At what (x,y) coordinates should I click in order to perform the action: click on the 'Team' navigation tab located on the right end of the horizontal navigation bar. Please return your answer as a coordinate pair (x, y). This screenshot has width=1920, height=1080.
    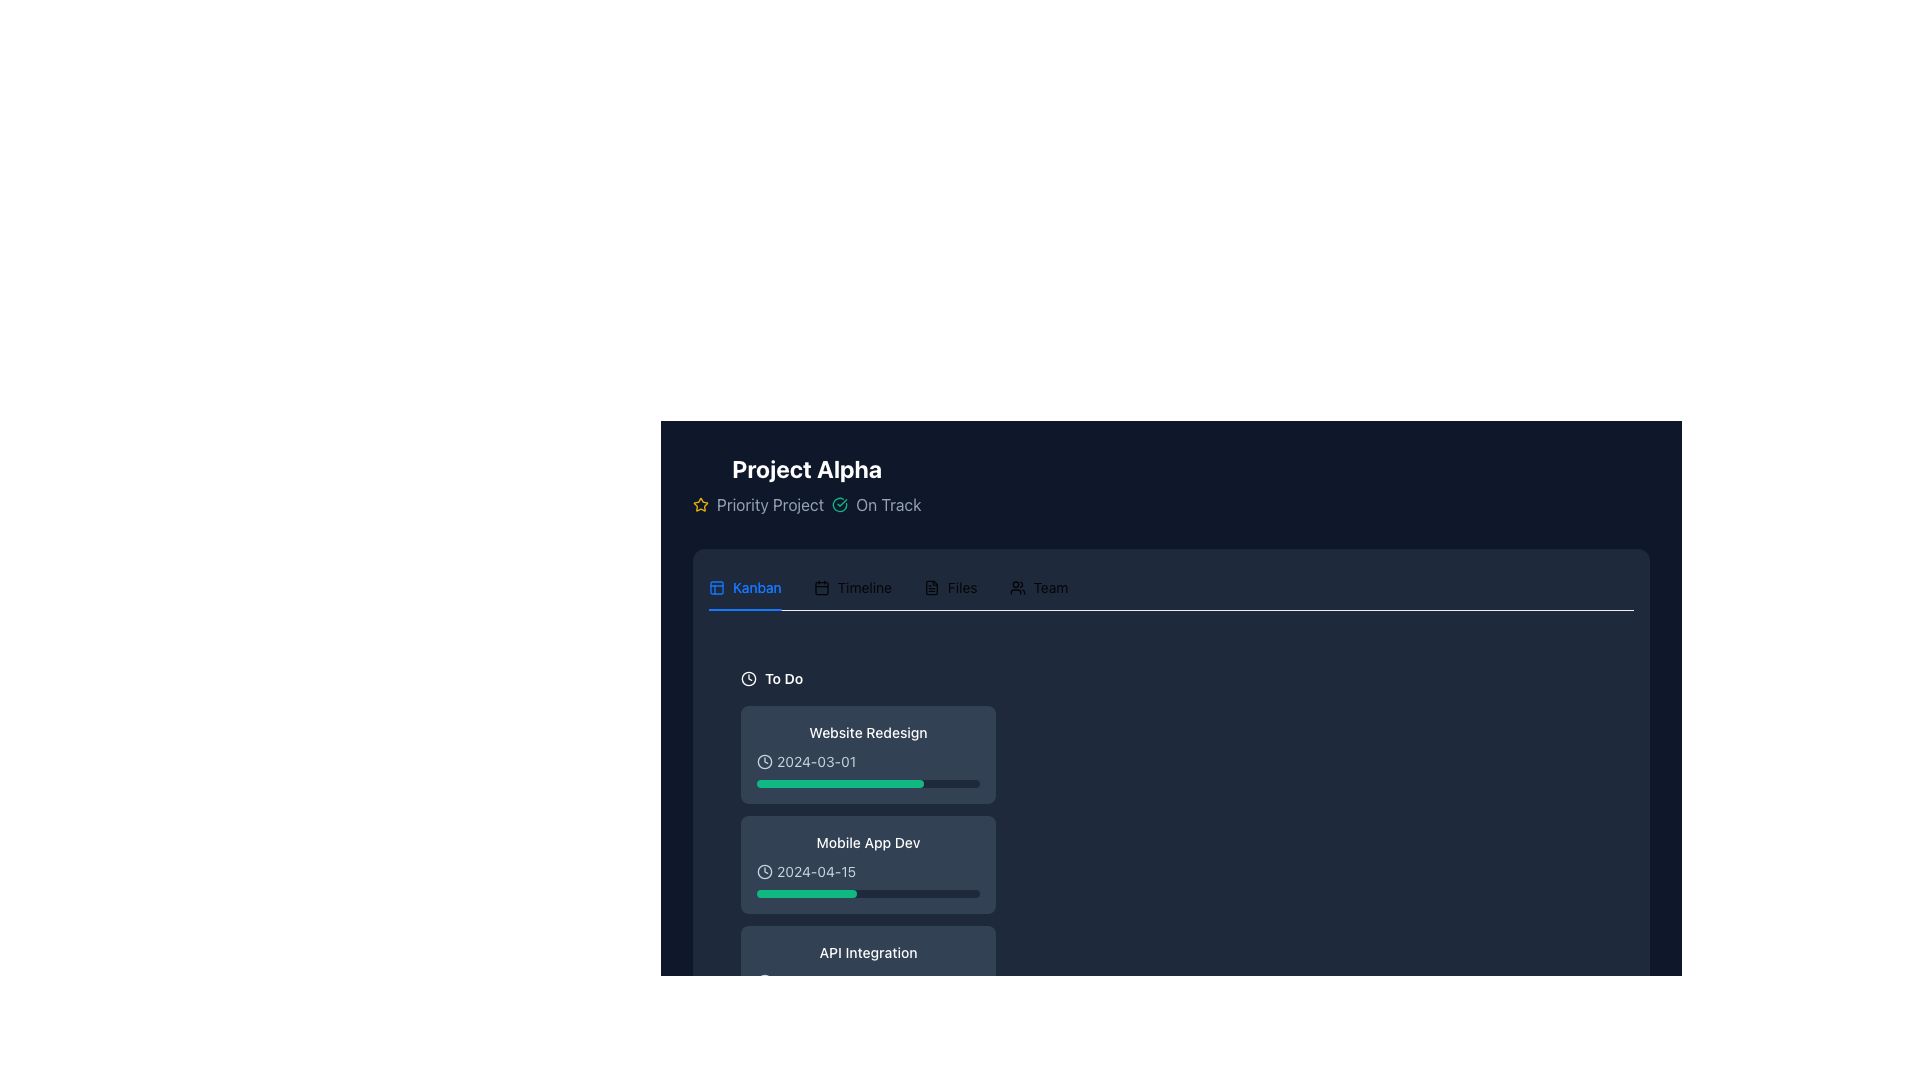
    Looking at the image, I should click on (1038, 586).